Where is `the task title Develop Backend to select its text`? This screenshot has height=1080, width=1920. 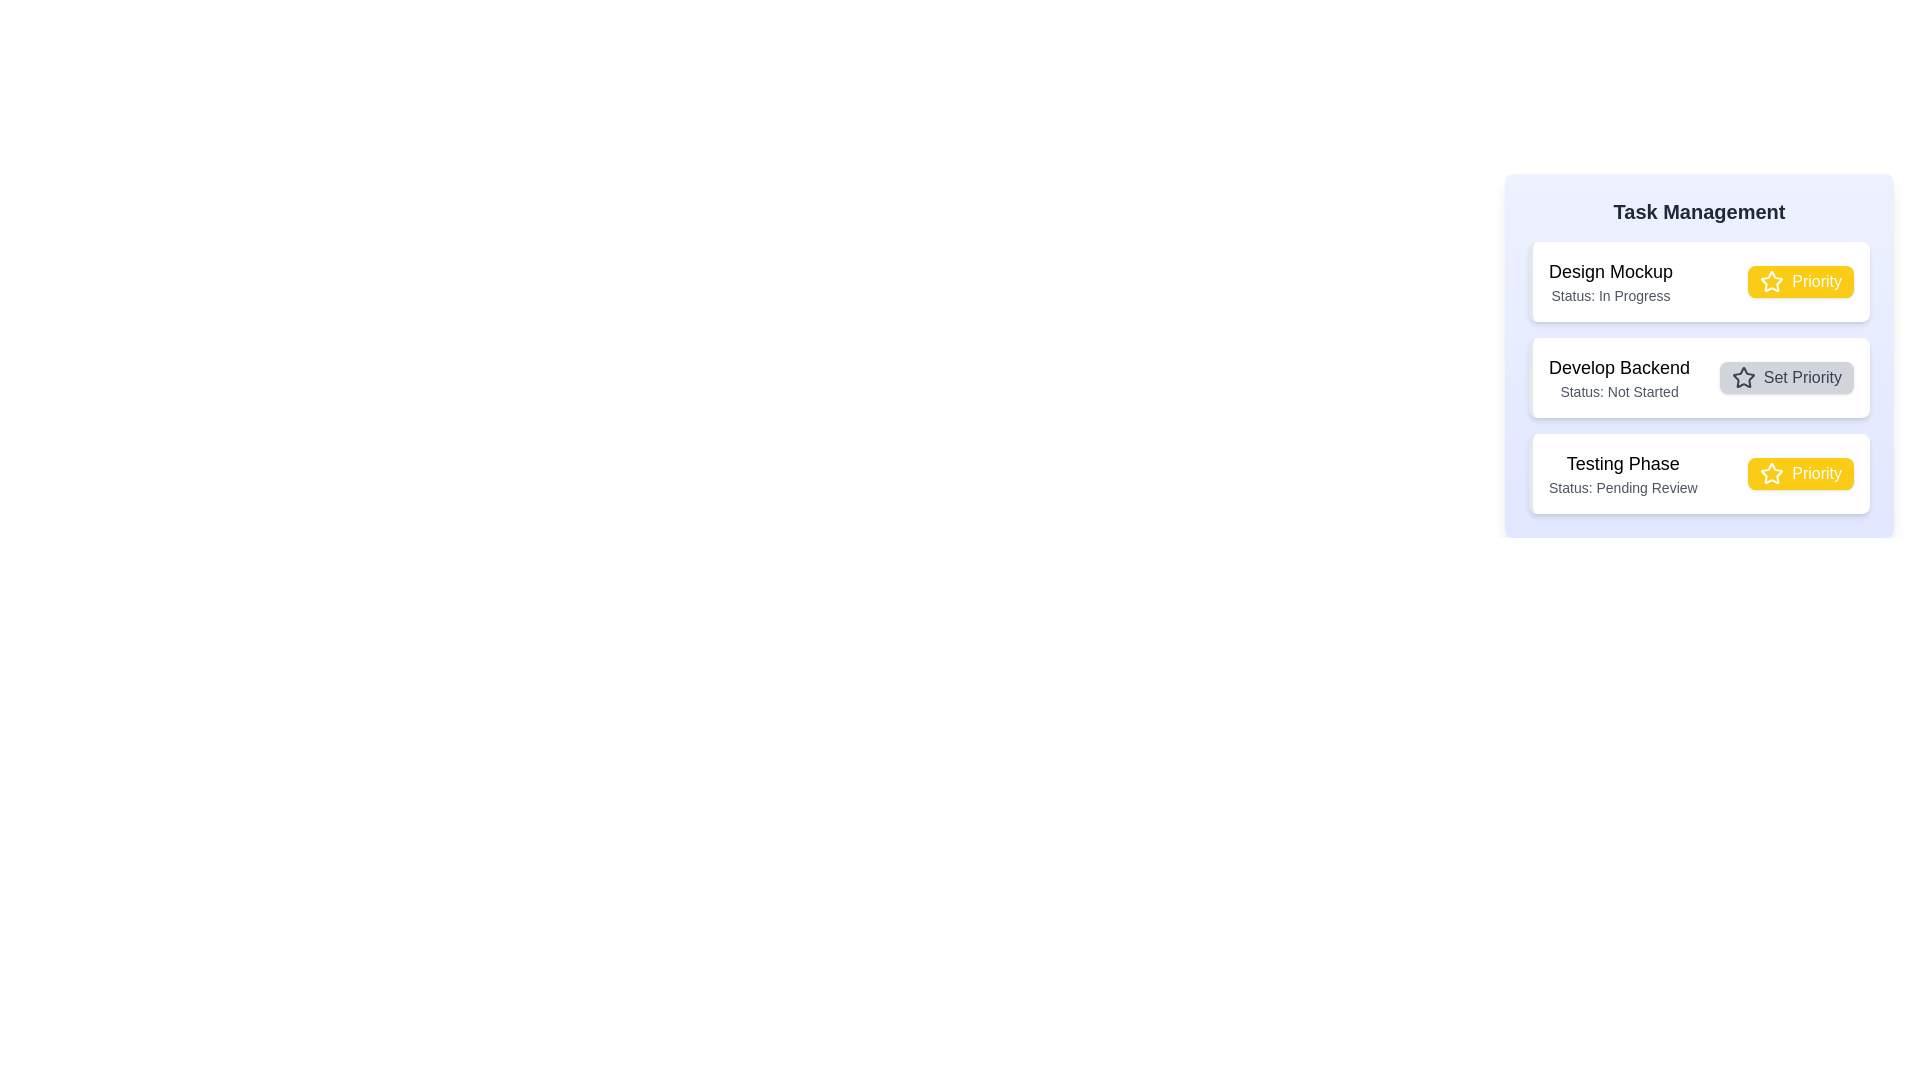 the task title Develop Backend to select its text is located at coordinates (1619, 367).